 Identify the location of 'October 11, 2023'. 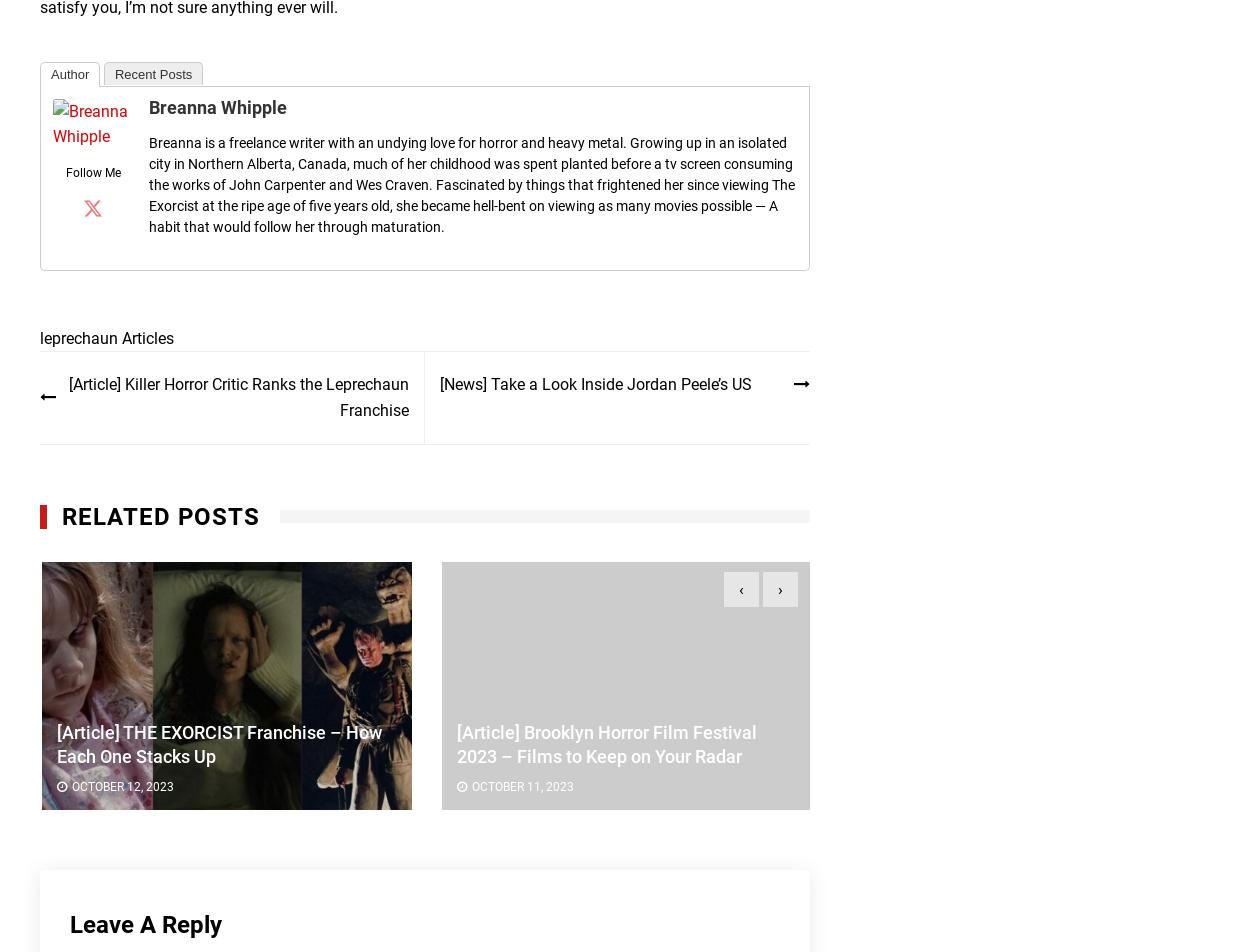
(469, 787).